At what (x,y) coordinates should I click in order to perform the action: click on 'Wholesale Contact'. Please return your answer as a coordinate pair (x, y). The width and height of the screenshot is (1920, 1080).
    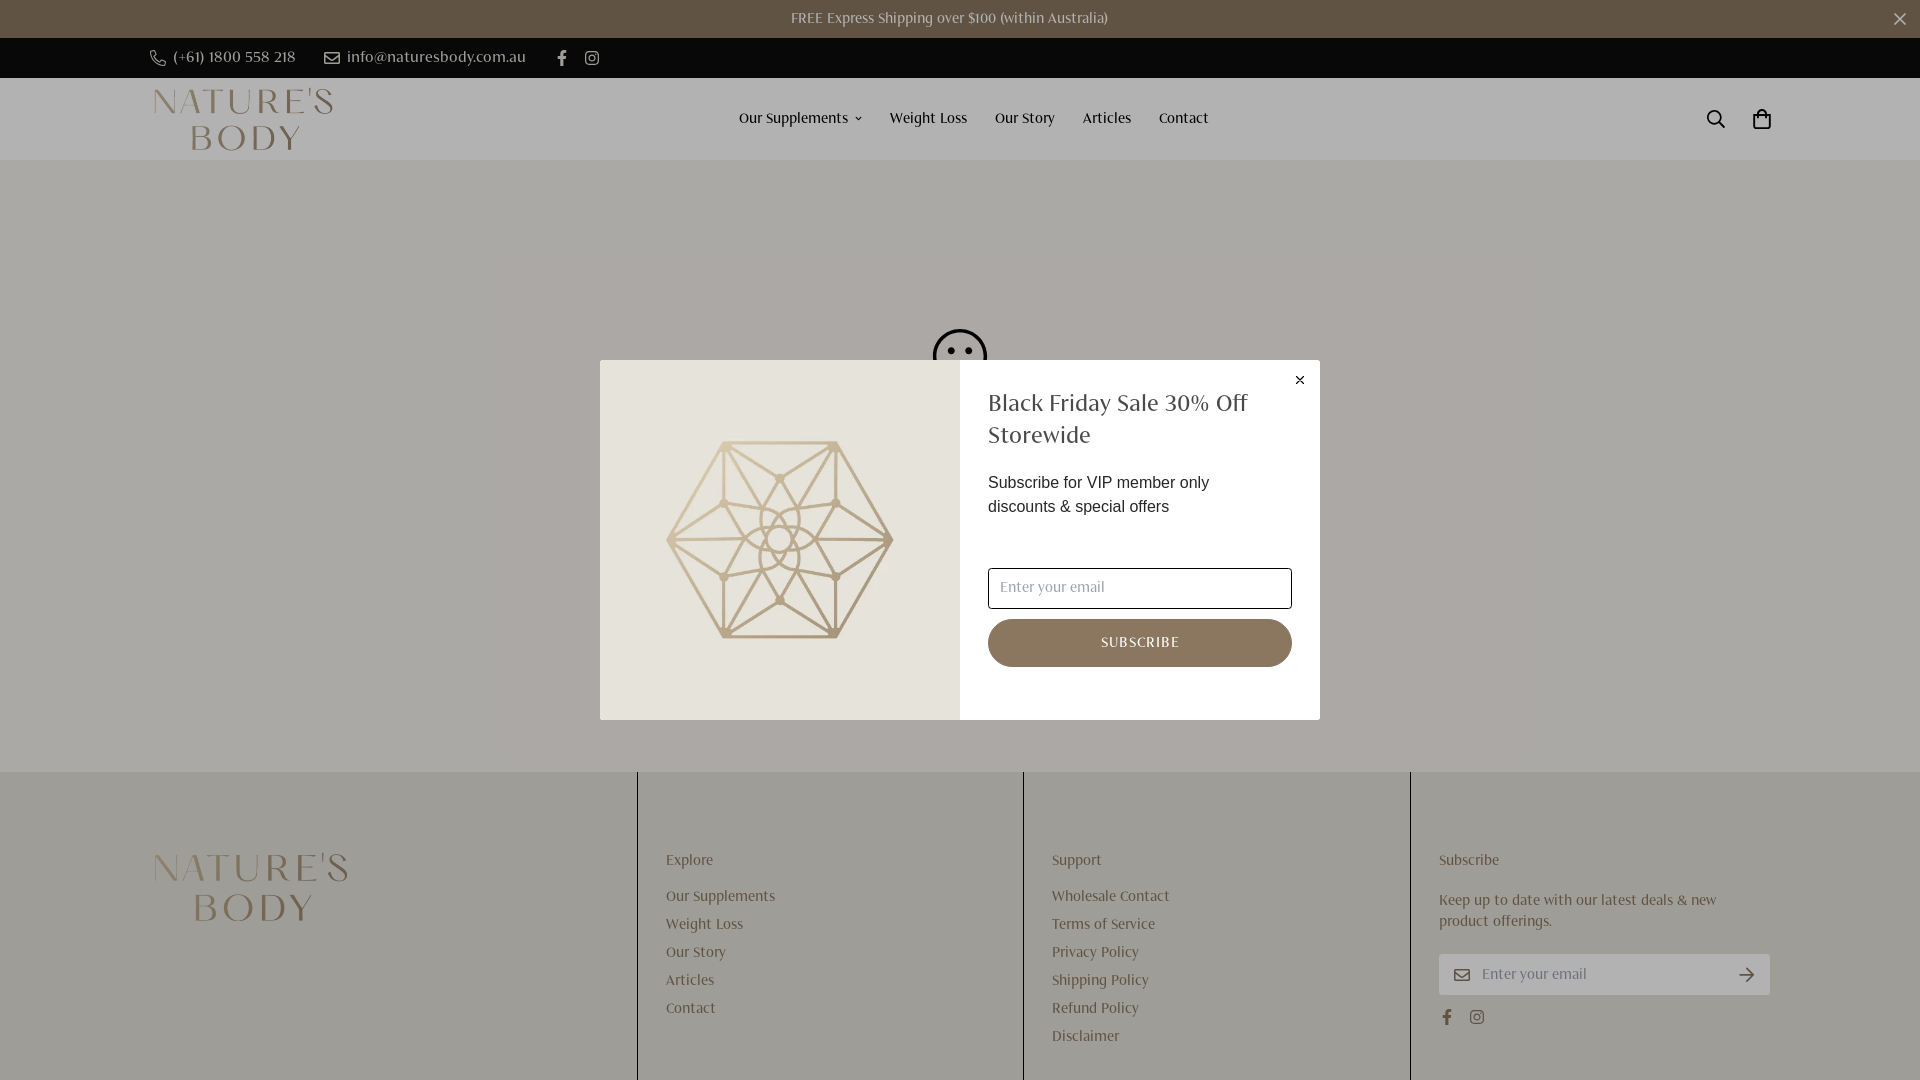
    Looking at the image, I should click on (1109, 896).